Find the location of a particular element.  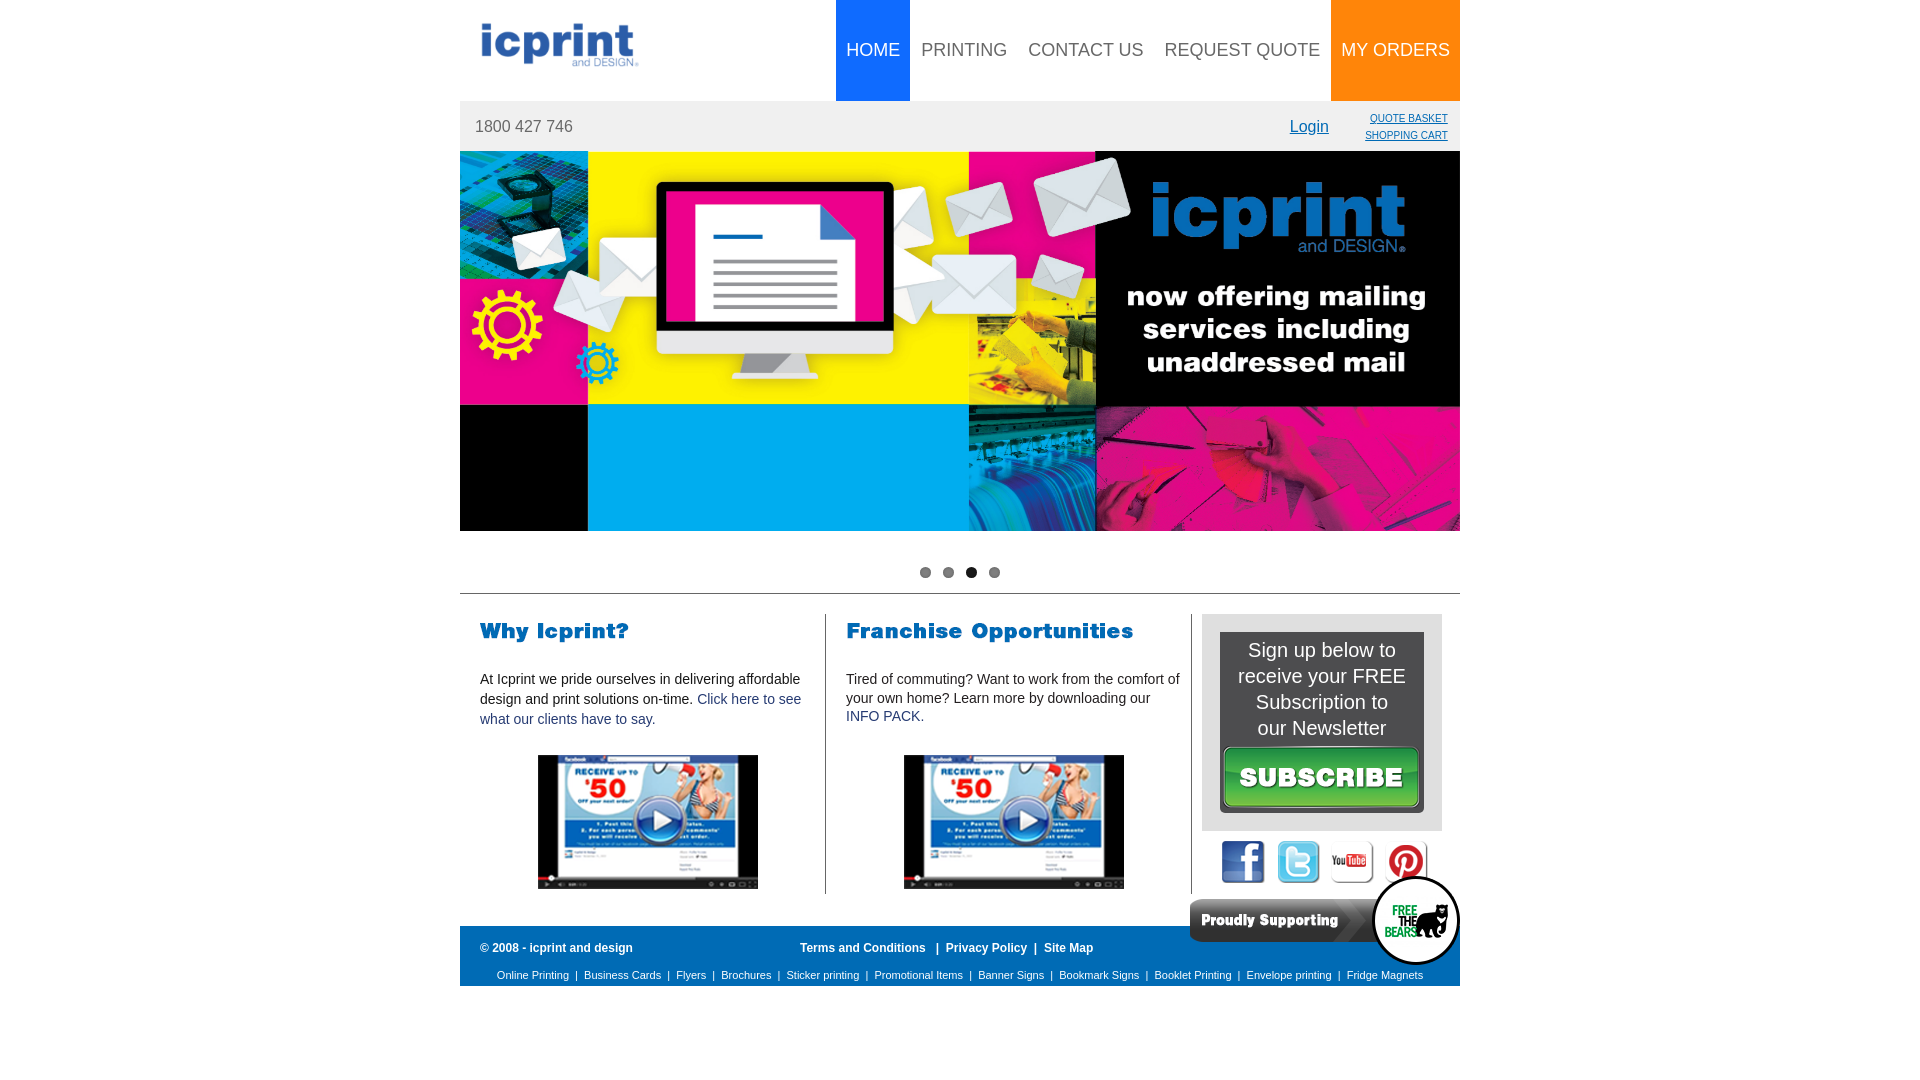

'QUOTE BASKET' is located at coordinates (1408, 118).